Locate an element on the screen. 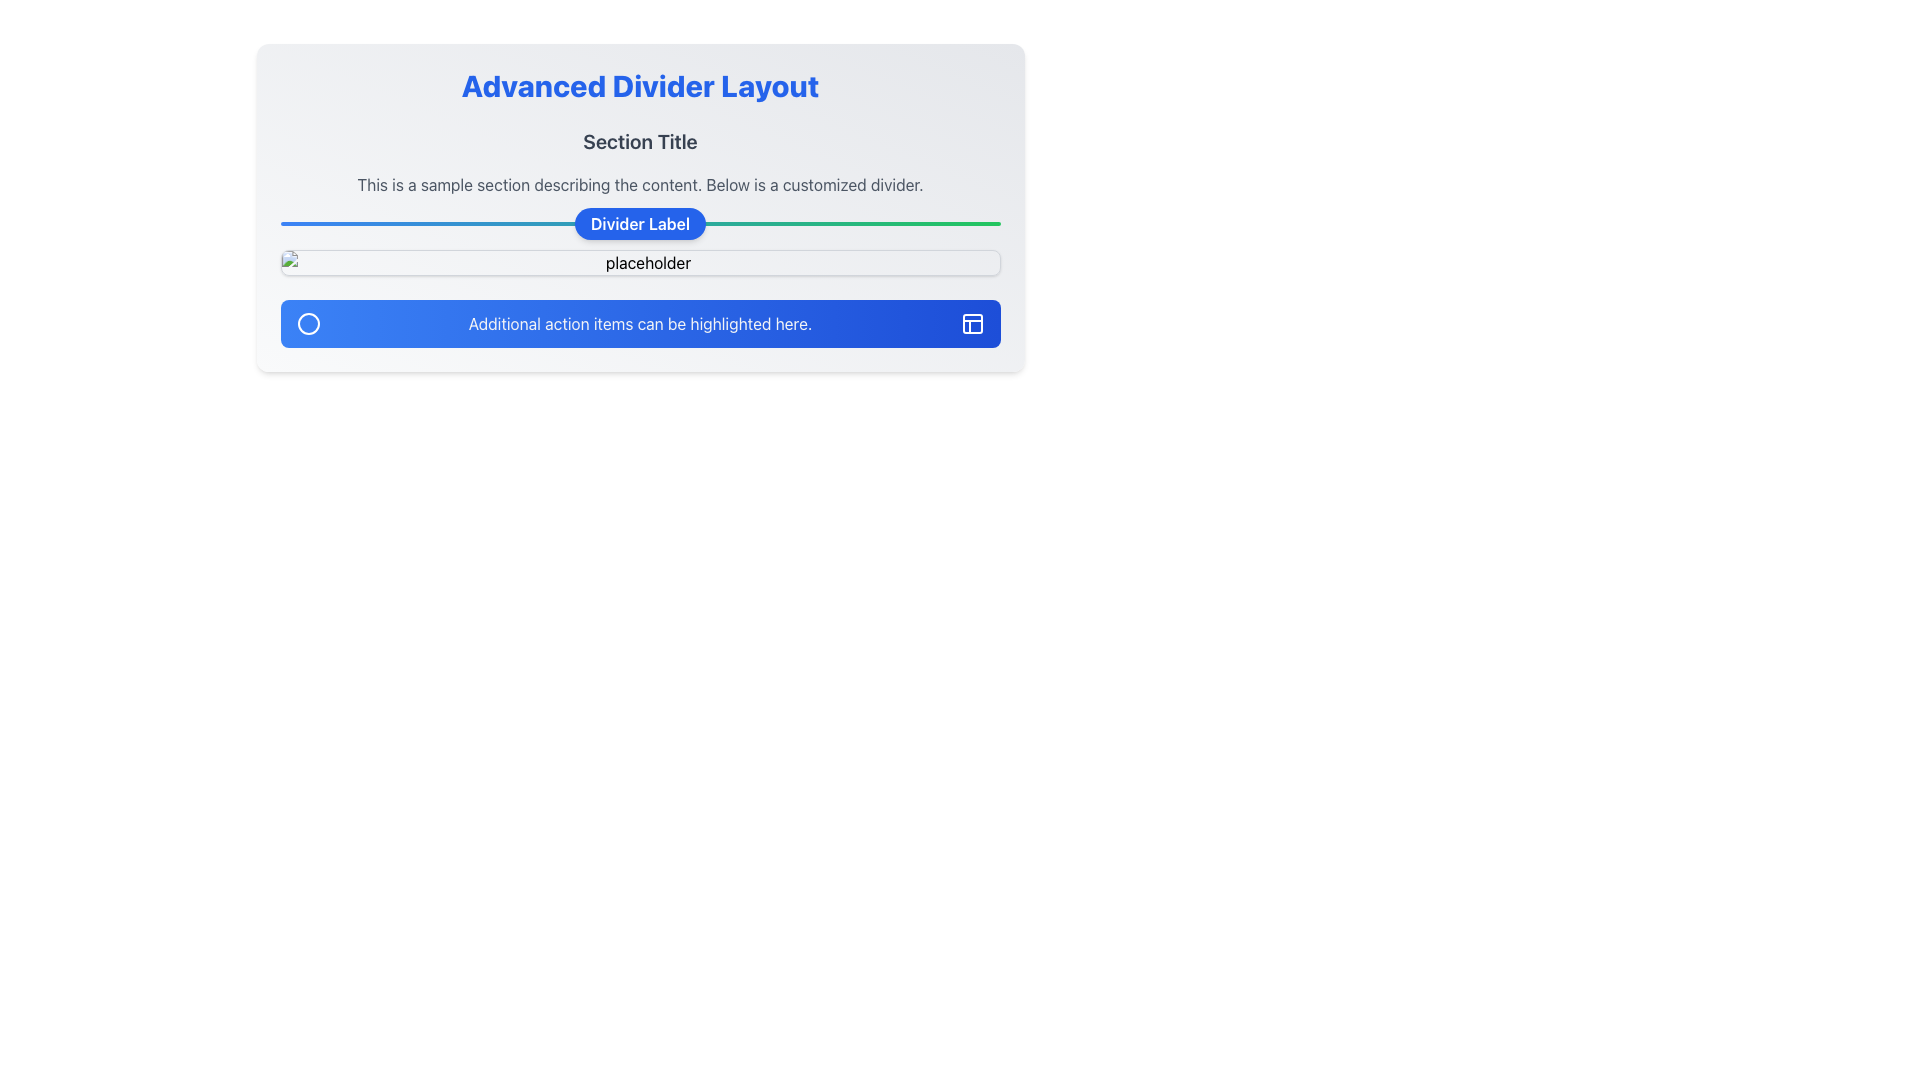 The width and height of the screenshot is (1920, 1080). the Informational Text Block displaying the text 'This is a sample section describing the content. Below is a customized divider.', located below the 'Section Title' and above a divider line is located at coordinates (640, 185).